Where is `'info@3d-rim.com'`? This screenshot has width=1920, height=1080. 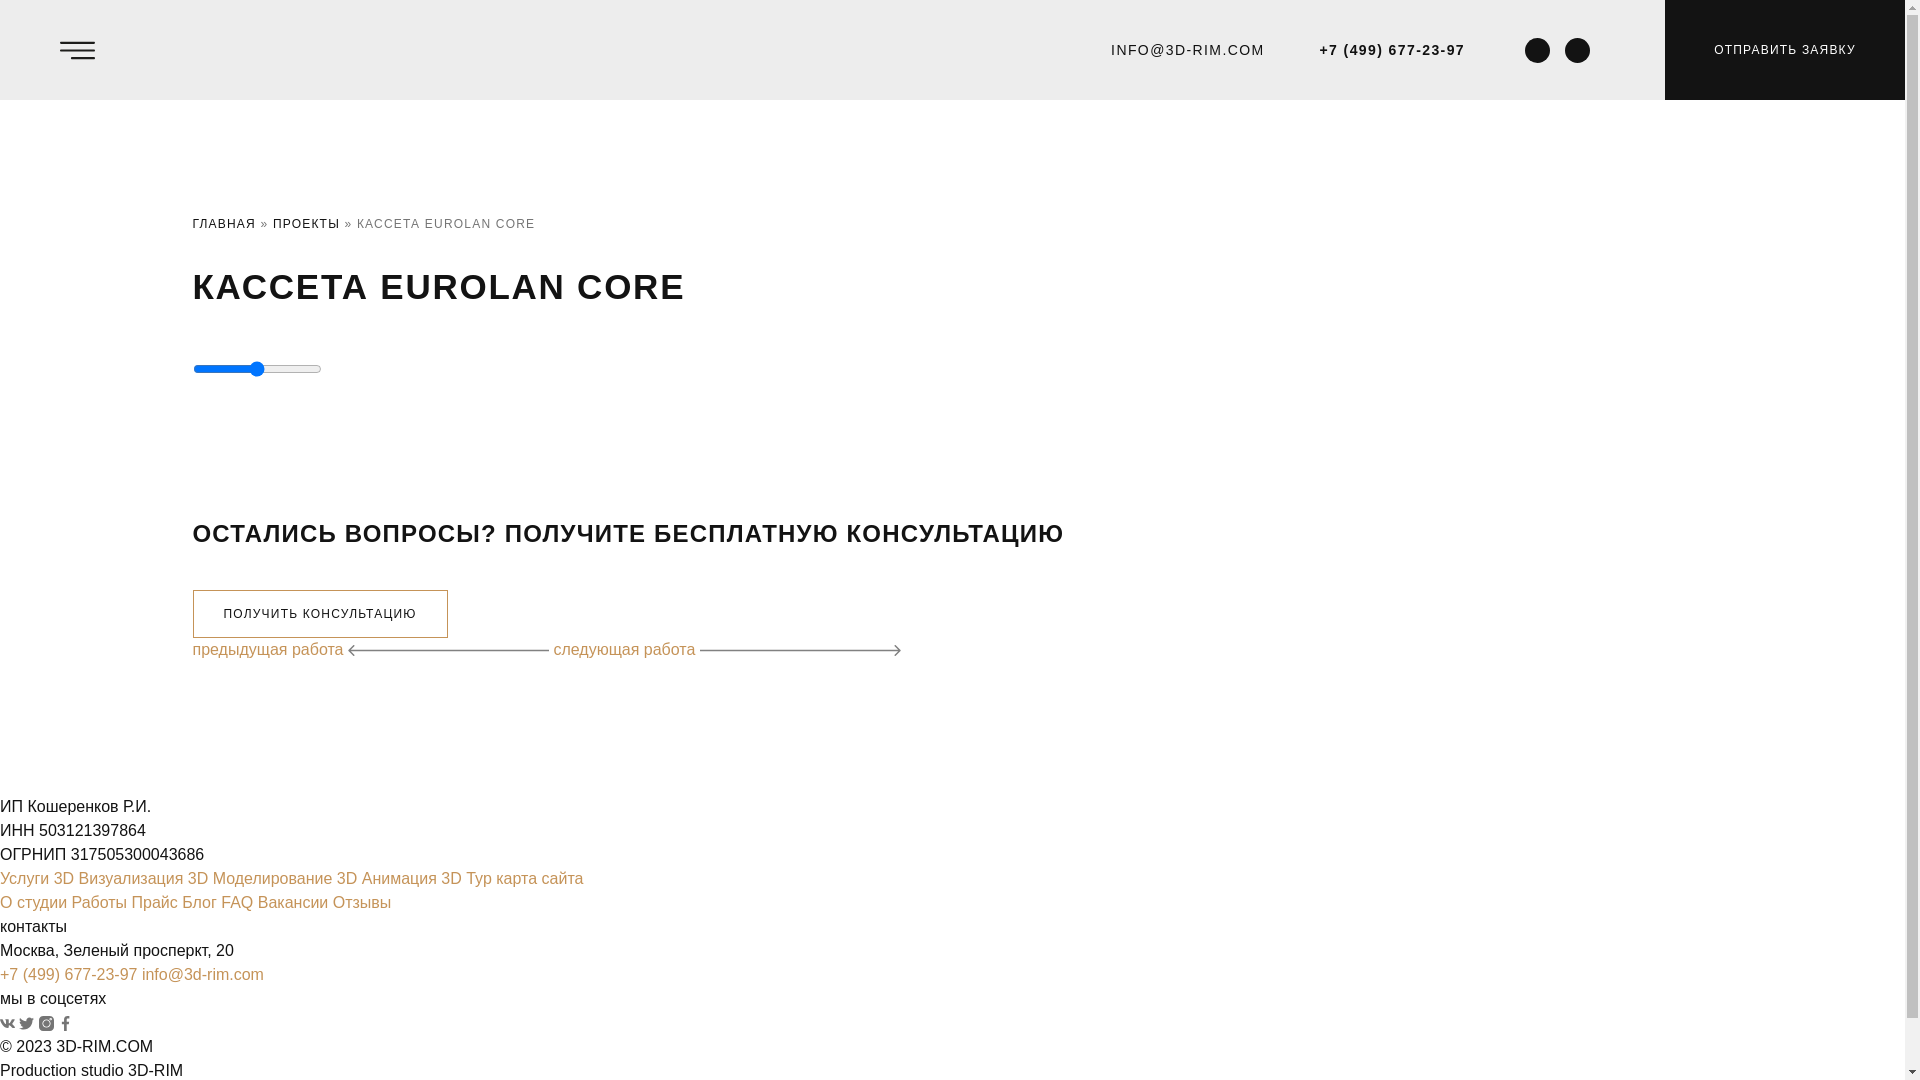
'info@3d-rim.com' is located at coordinates (202, 973).